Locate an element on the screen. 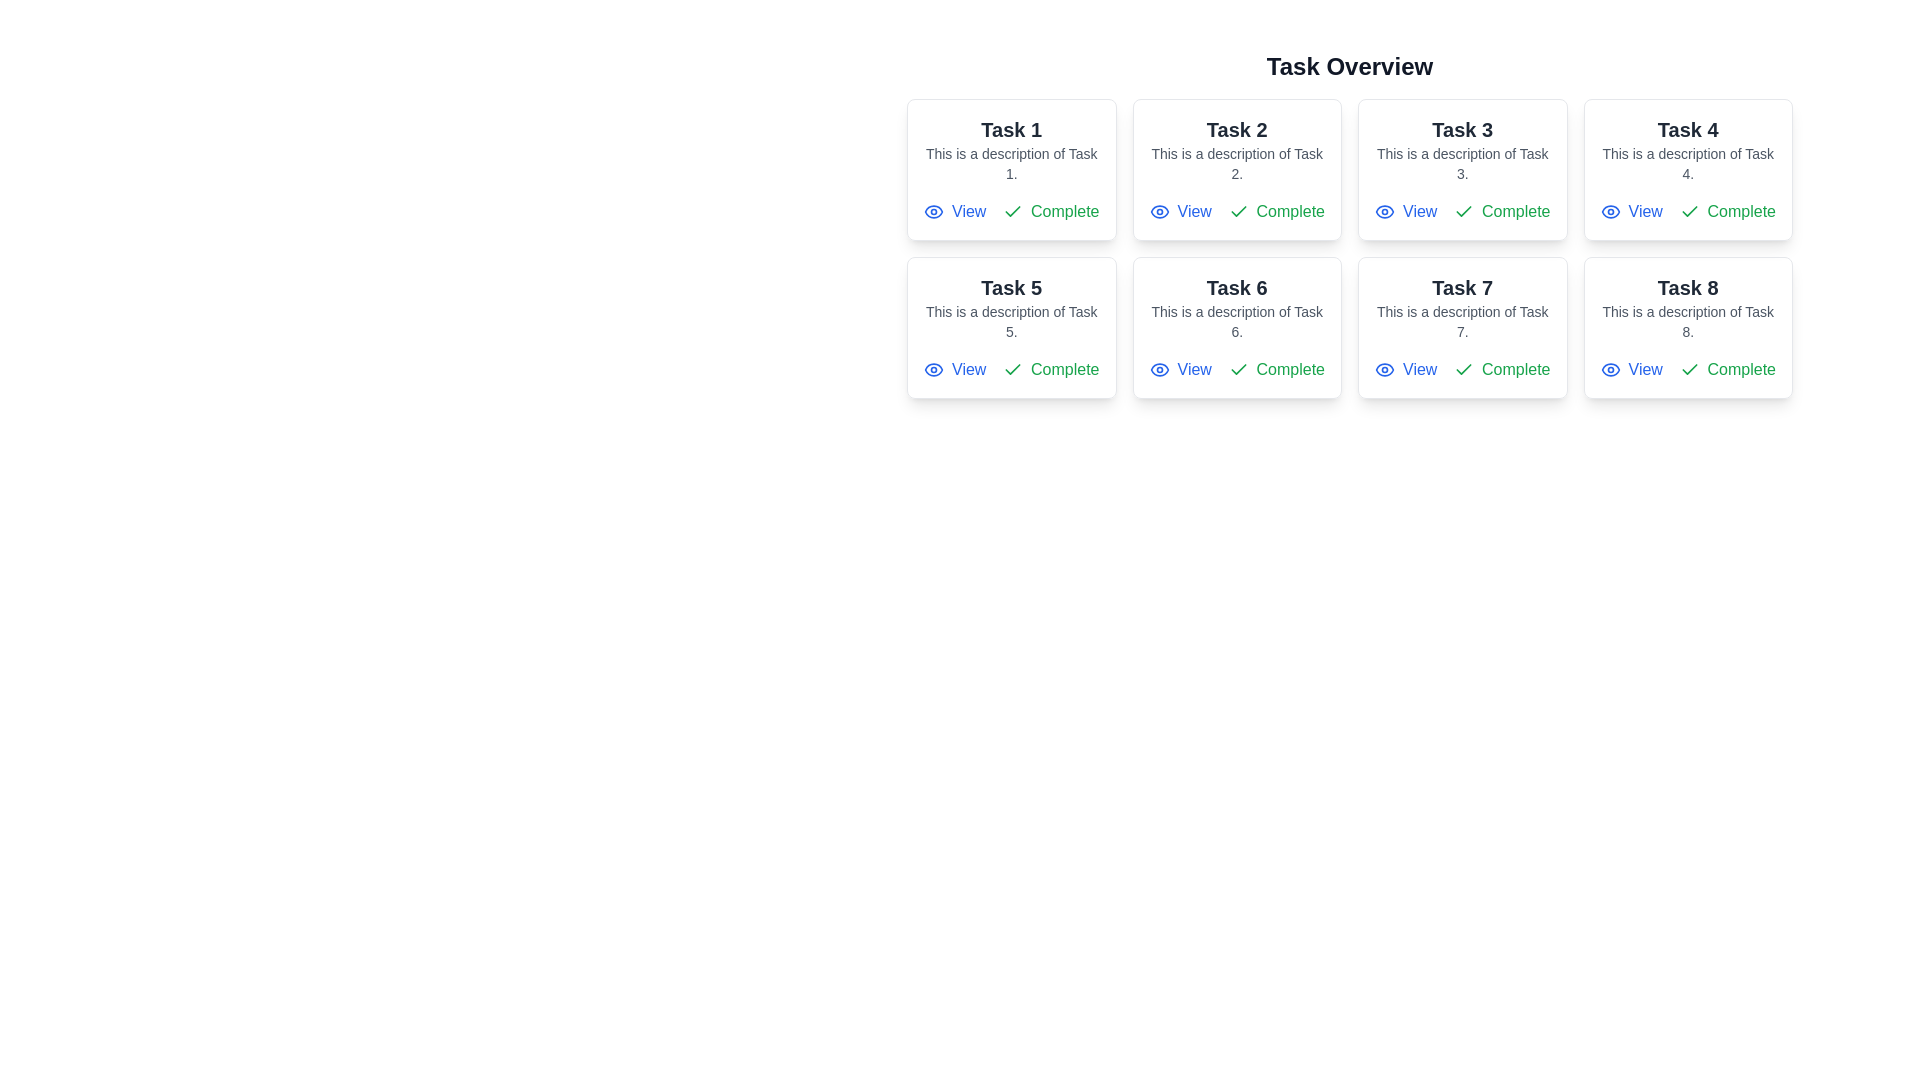 The width and height of the screenshot is (1920, 1080). the status represented by the checkmark icon located to the right of the 'Complete' text in the 'Task 4' card is located at coordinates (1688, 211).